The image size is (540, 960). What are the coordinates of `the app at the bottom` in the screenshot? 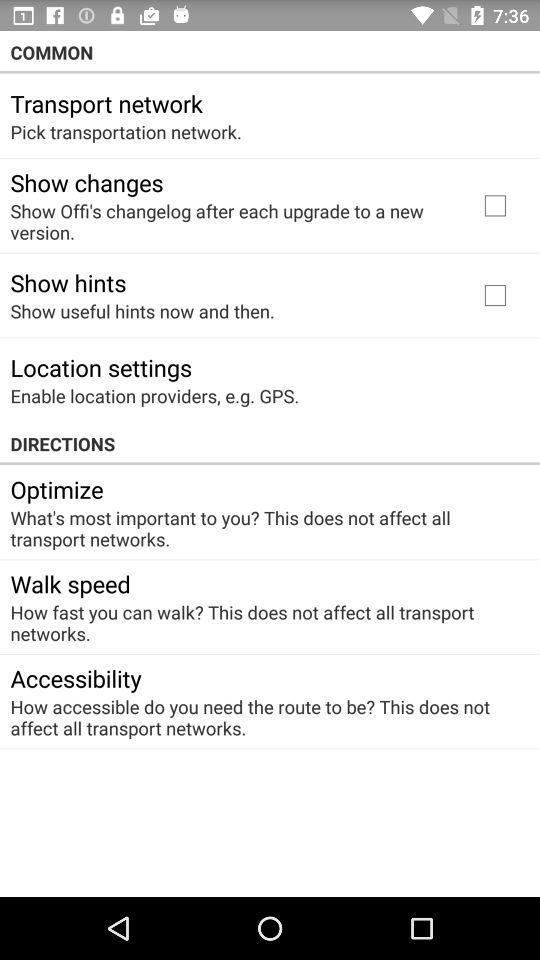 It's located at (263, 717).